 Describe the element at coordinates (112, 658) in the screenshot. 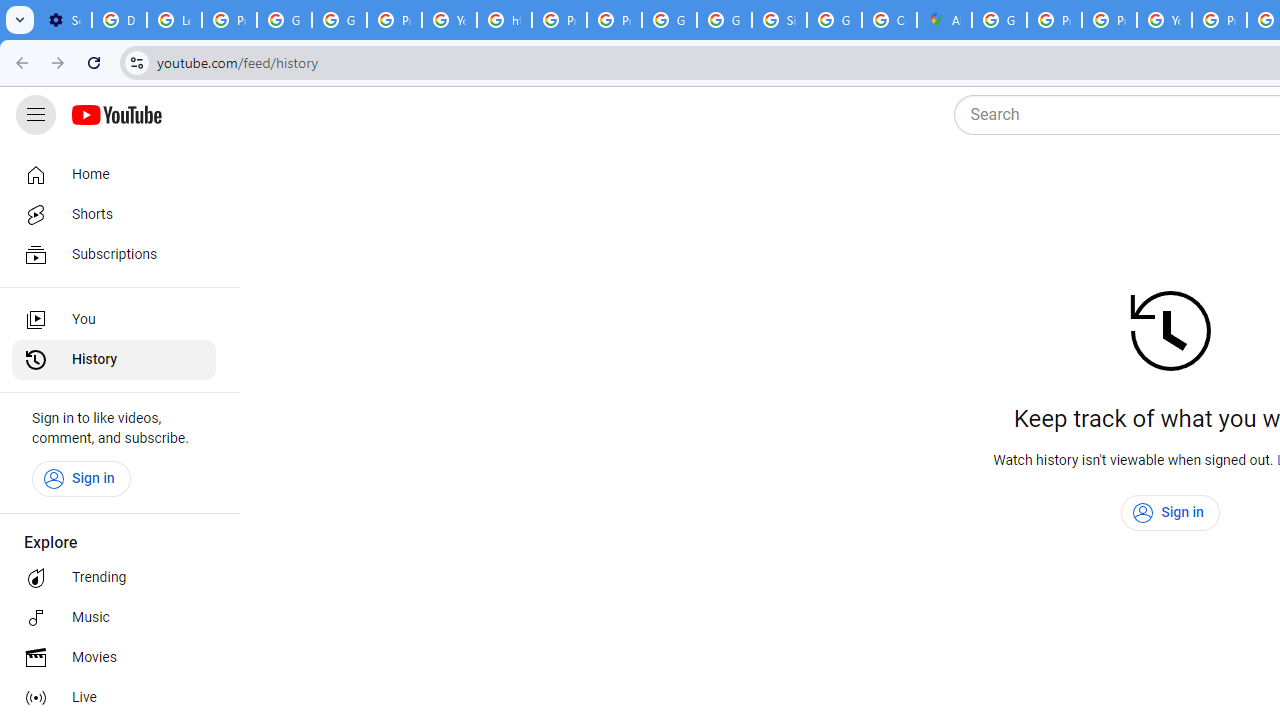

I see `'Movies'` at that location.